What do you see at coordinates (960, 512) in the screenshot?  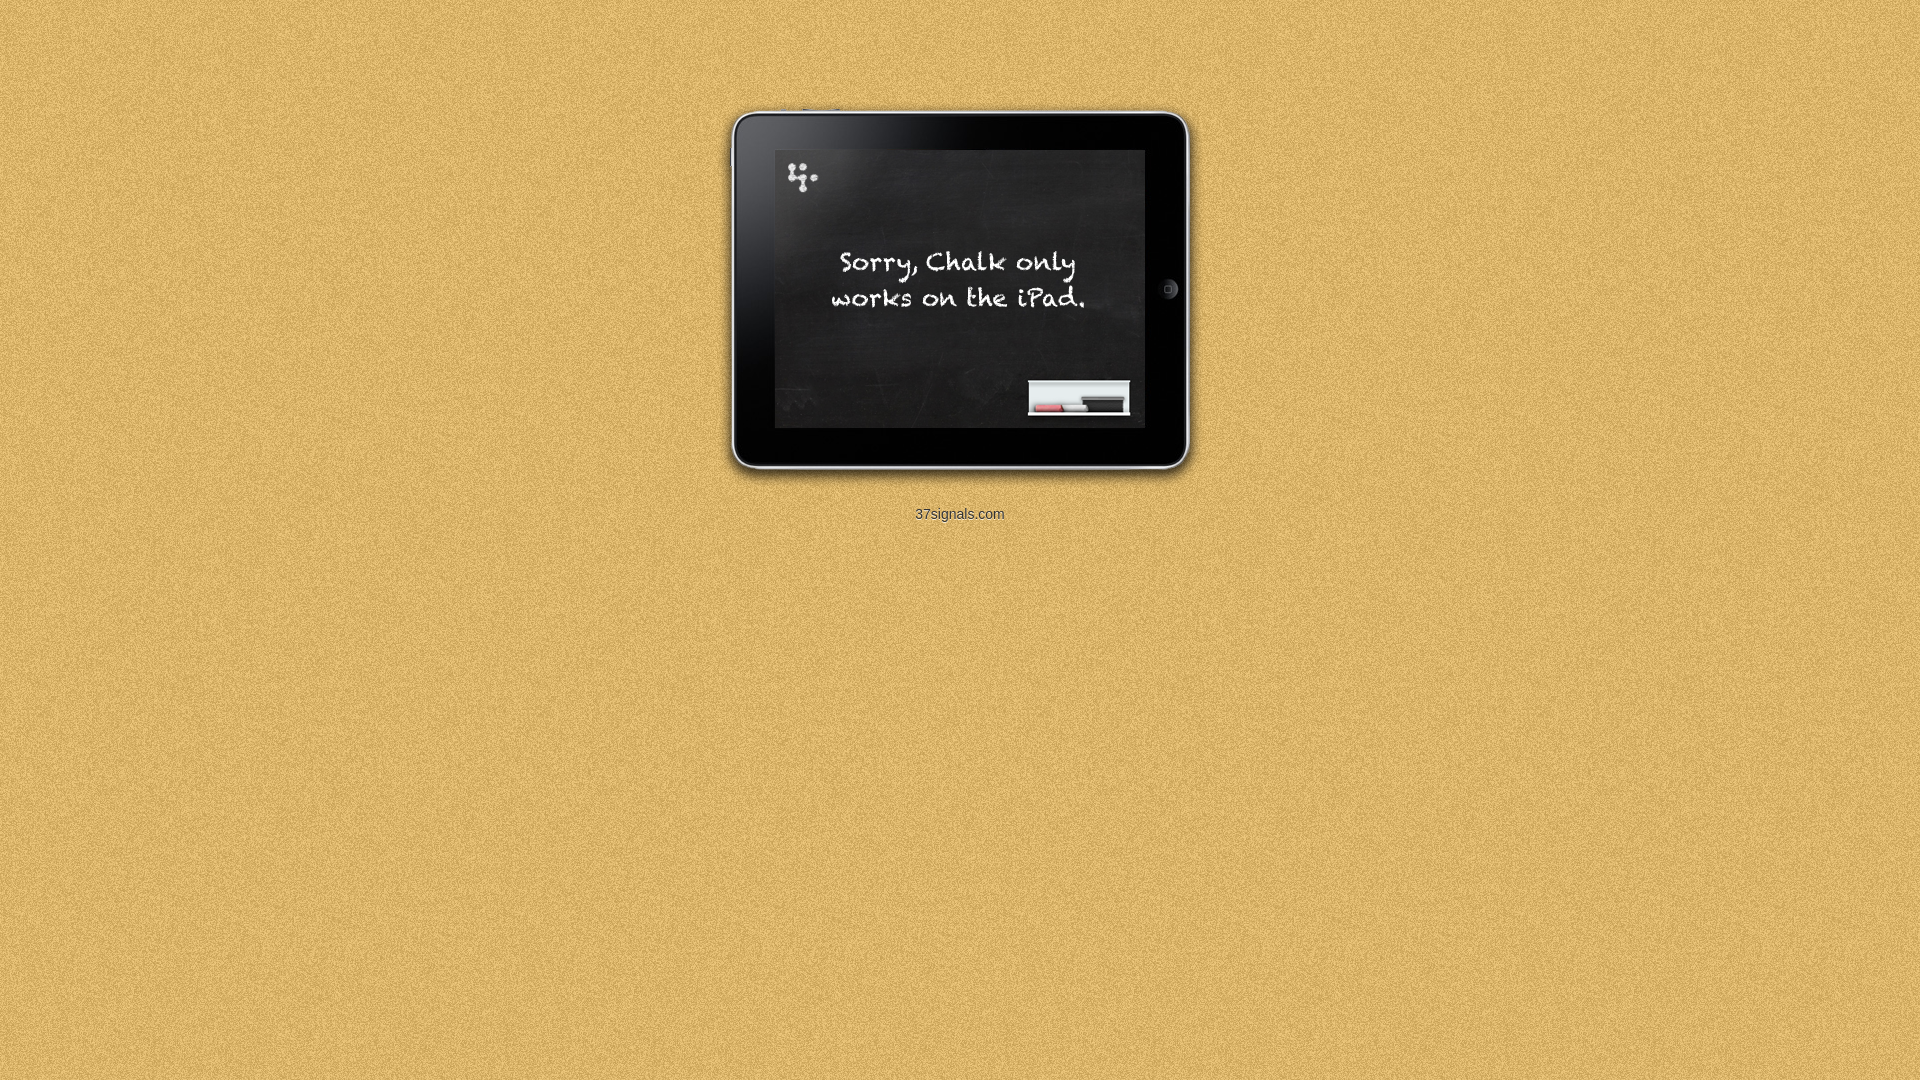 I see `'37signals.com'` at bounding box center [960, 512].